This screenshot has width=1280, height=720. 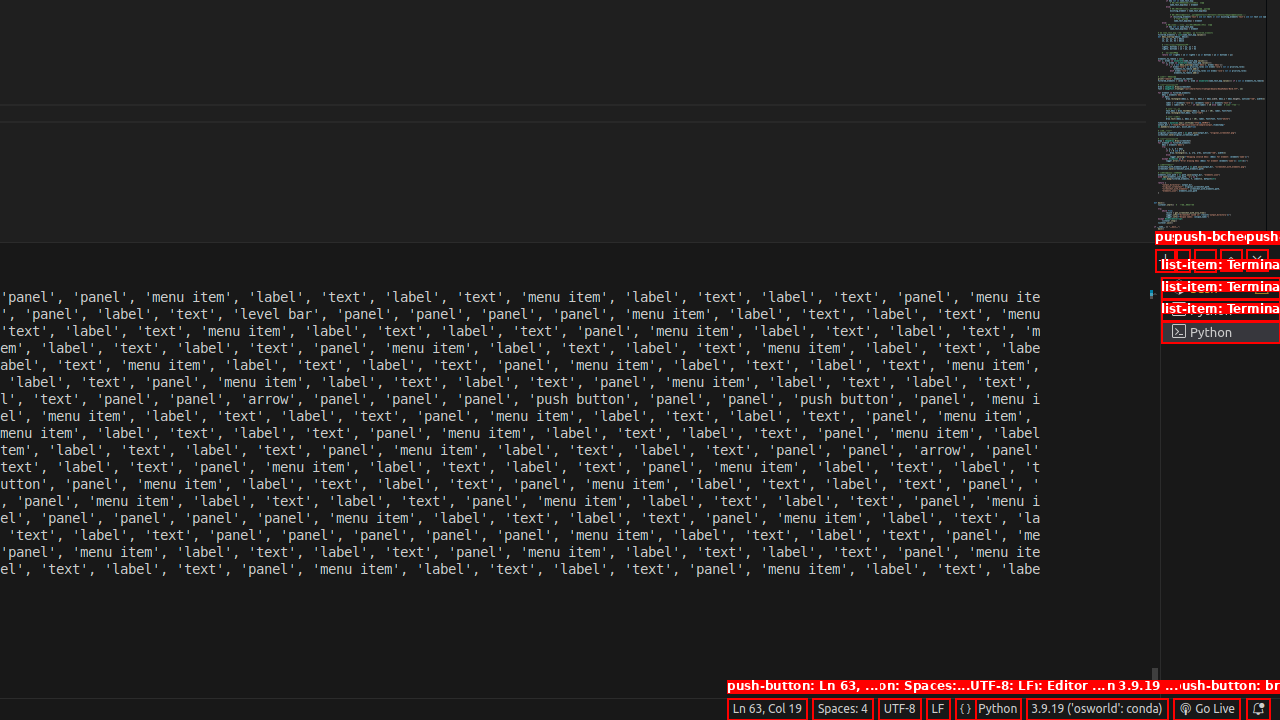 What do you see at coordinates (1181, 259) in the screenshot?
I see `'Launch Profile...'` at bounding box center [1181, 259].